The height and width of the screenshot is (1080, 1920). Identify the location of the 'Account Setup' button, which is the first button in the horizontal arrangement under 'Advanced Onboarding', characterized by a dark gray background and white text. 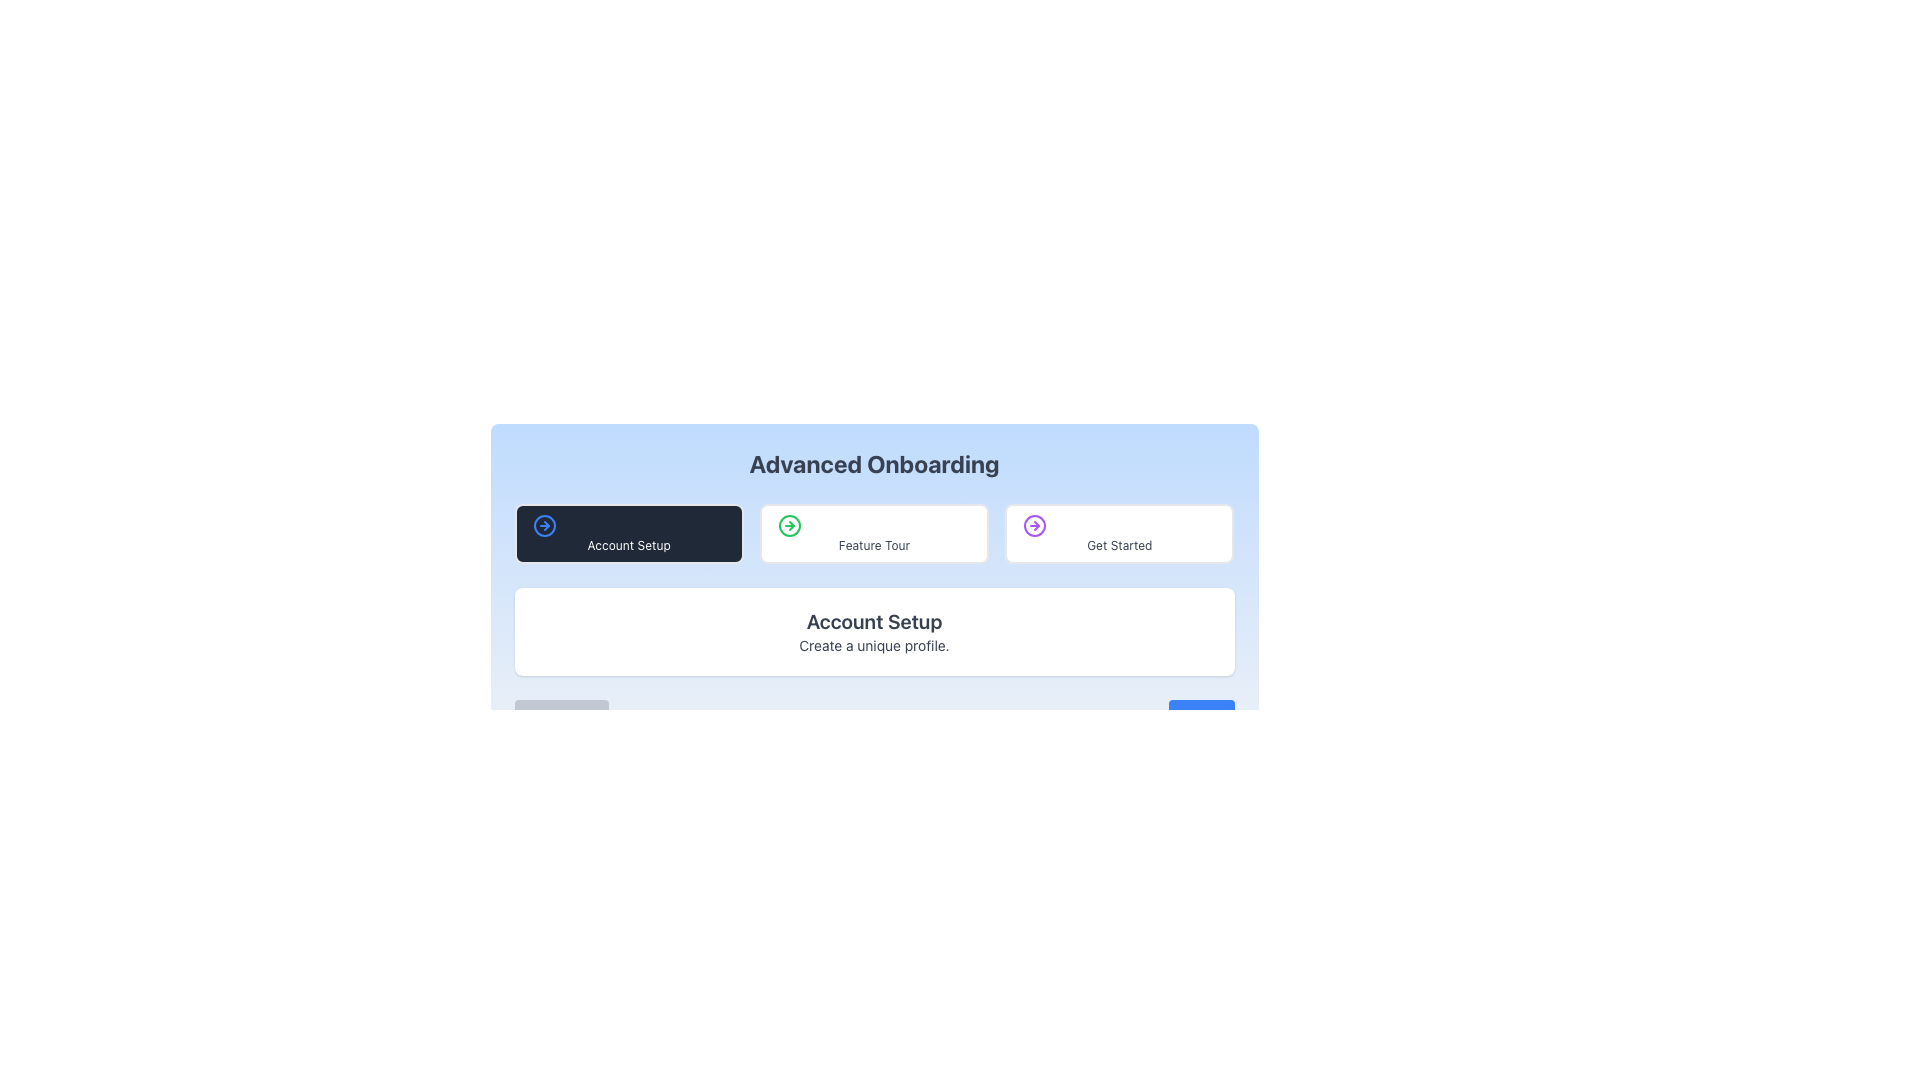
(628, 532).